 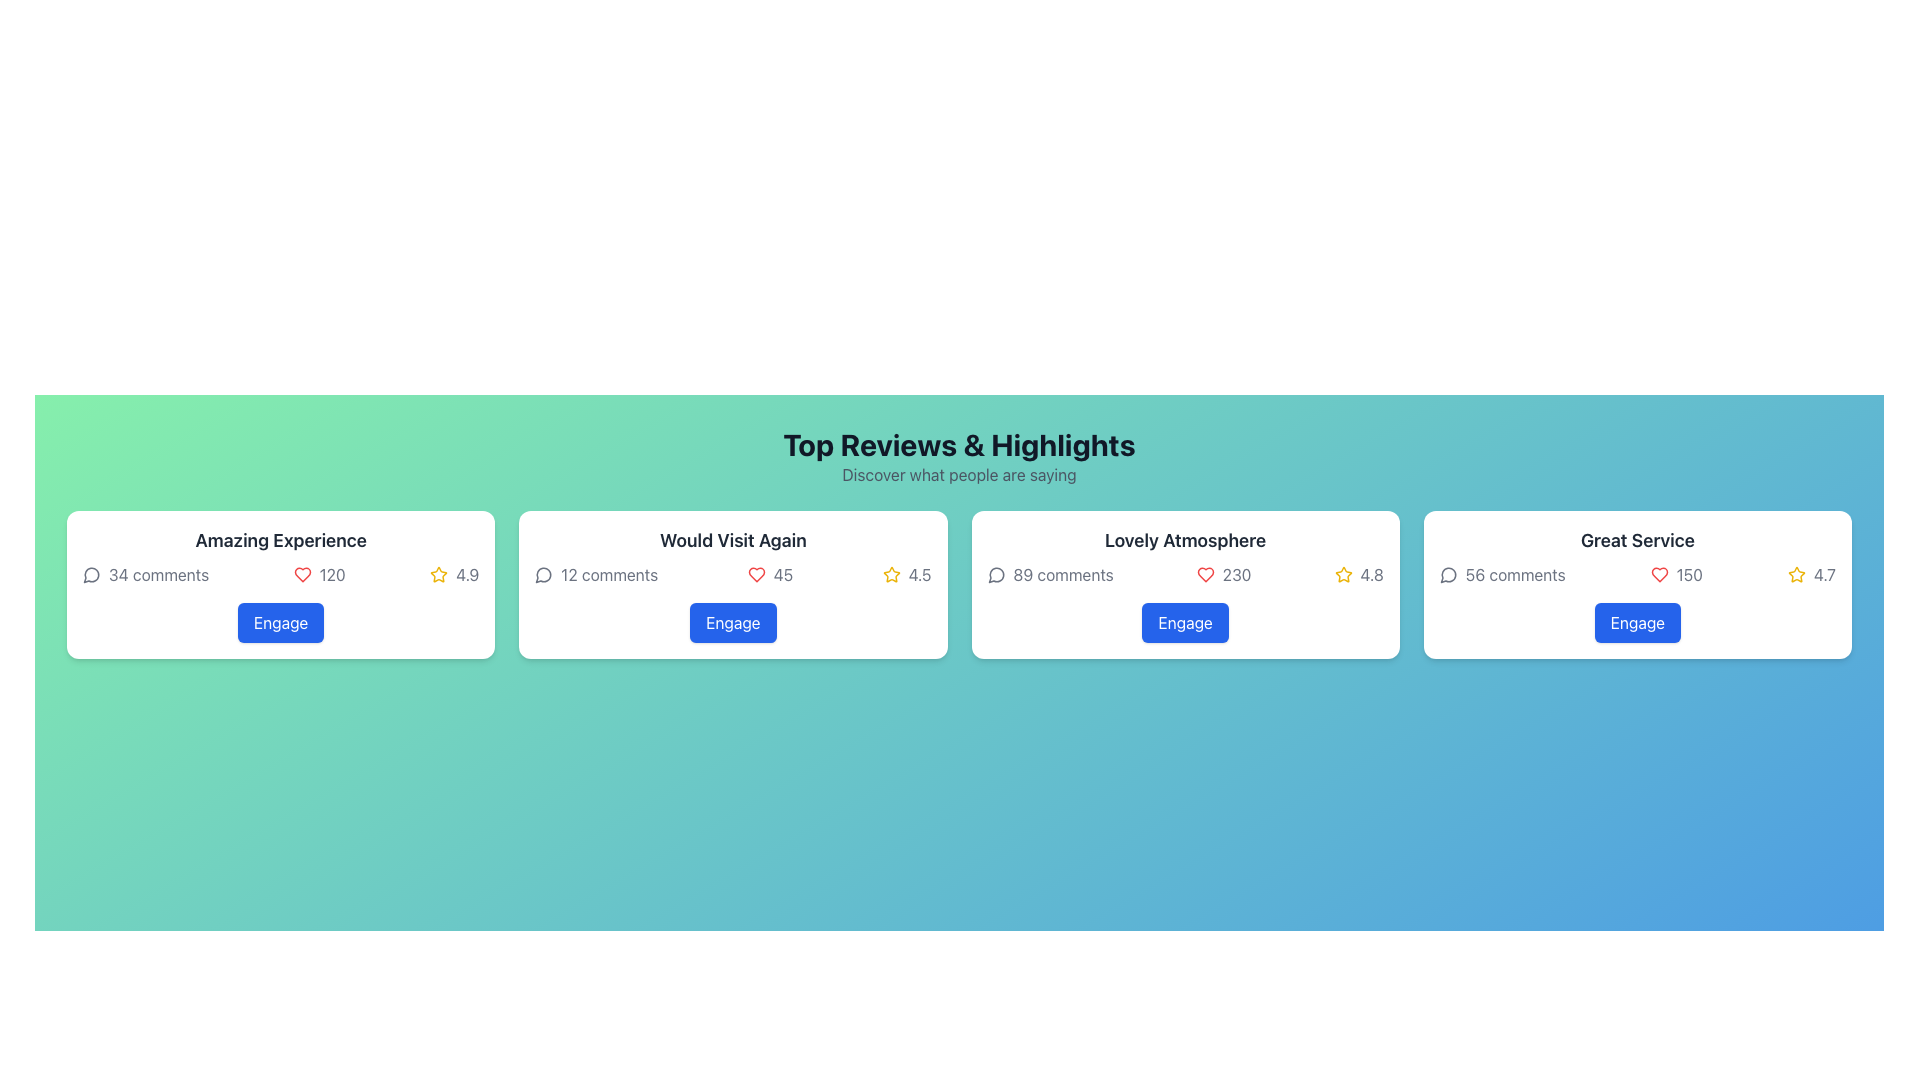 What do you see at coordinates (1515, 574) in the screenshot?
I see `the text label that displays the number of comments related to the 'Great Service' review, located under the title in the 'Great Service' card` at bounding box center [1515, 574].